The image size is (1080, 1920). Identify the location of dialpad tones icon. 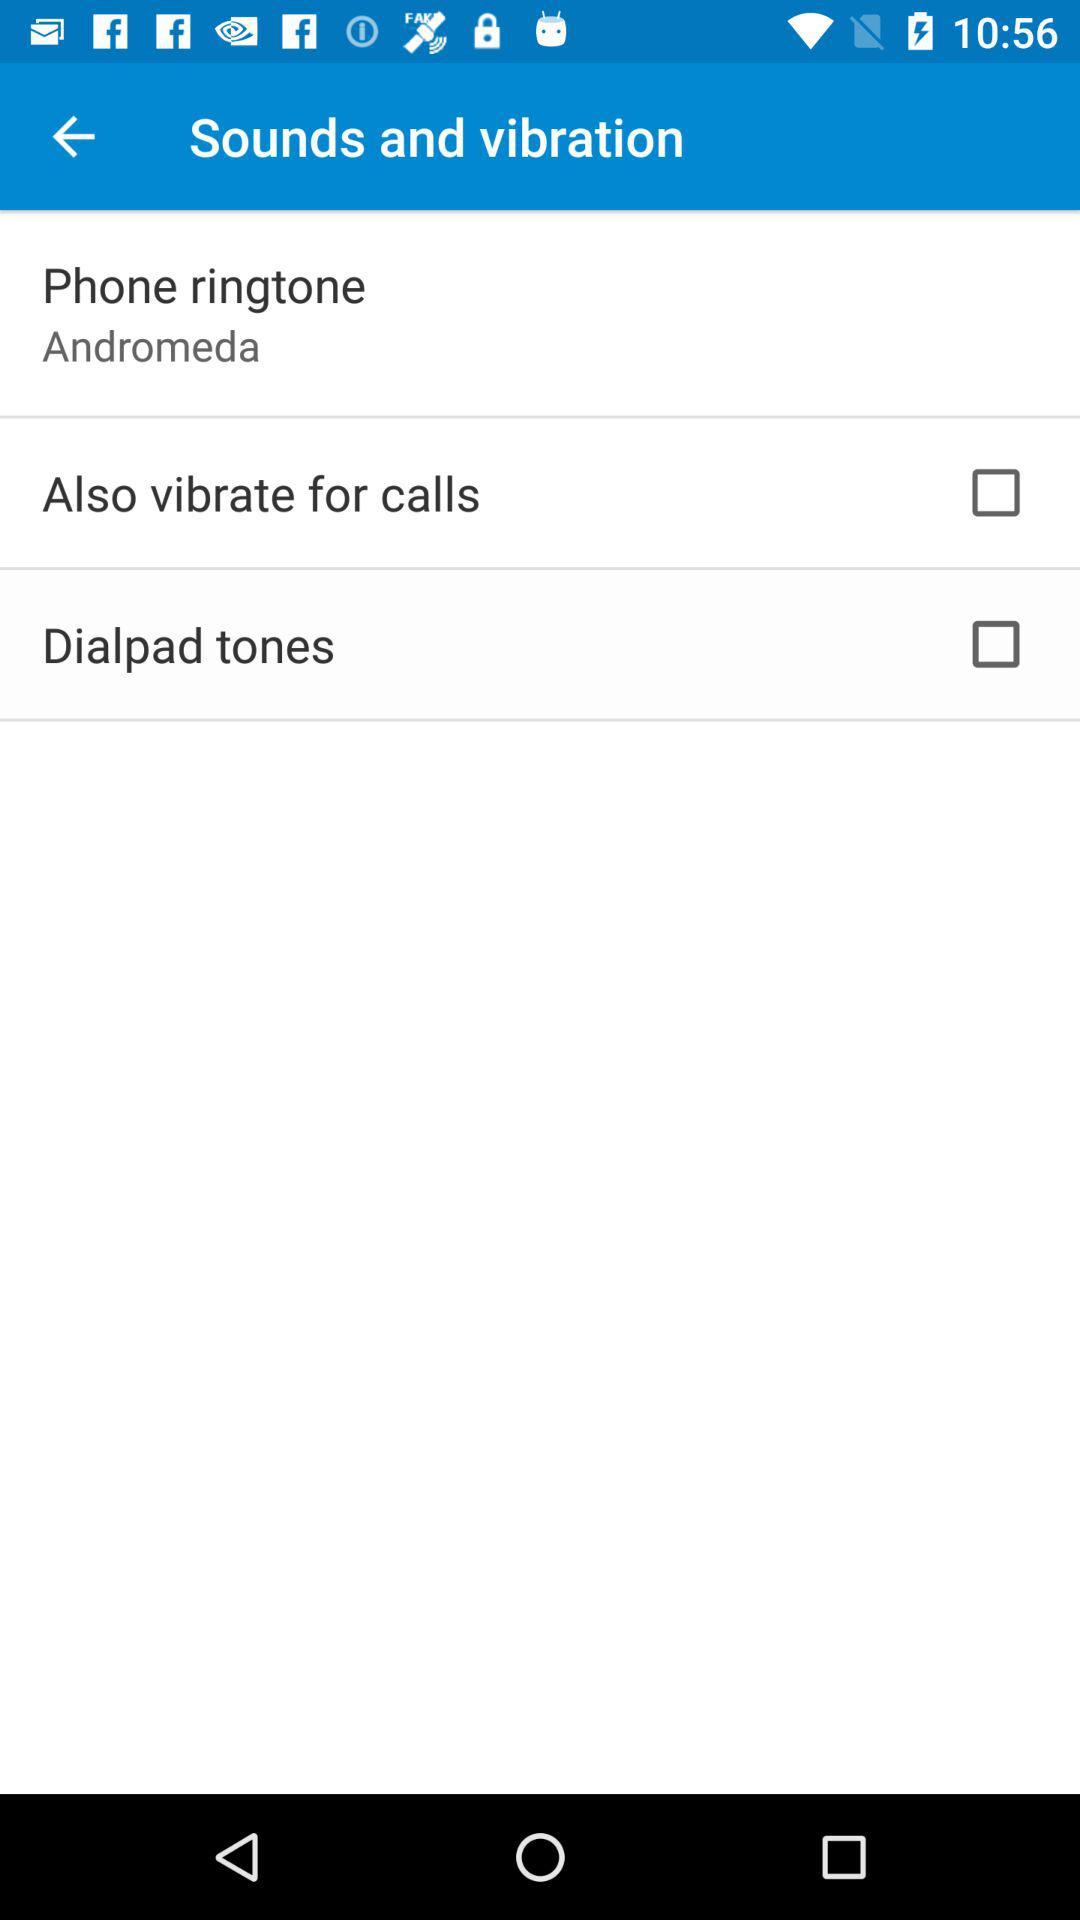
(188, 644).